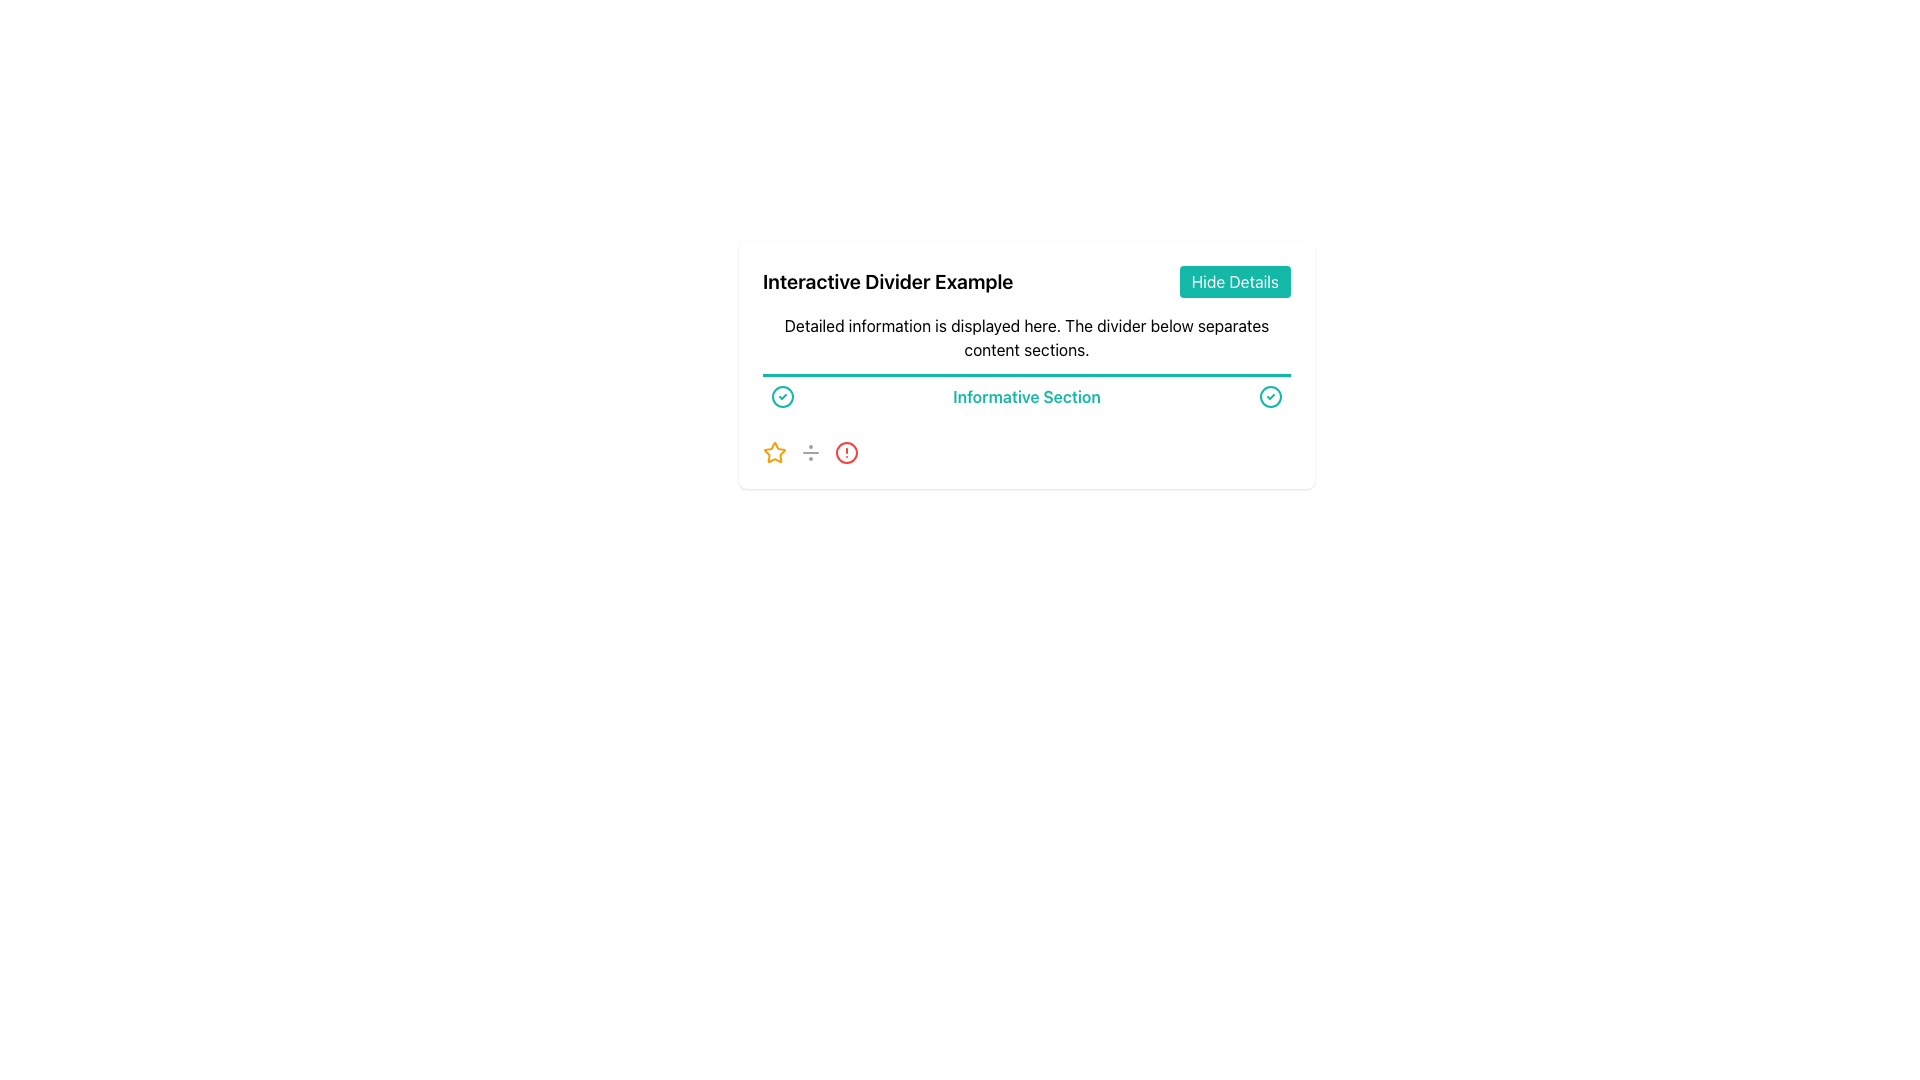 This screenshot has height=1080, width=1920. What do you see at coordinates (1027, 394) in the screenshot?
I see `the Decorative label bar, which is positioned below a descriptive paragraph and serves as a labeled divider within the interface` at bounding box center [1027, 394].